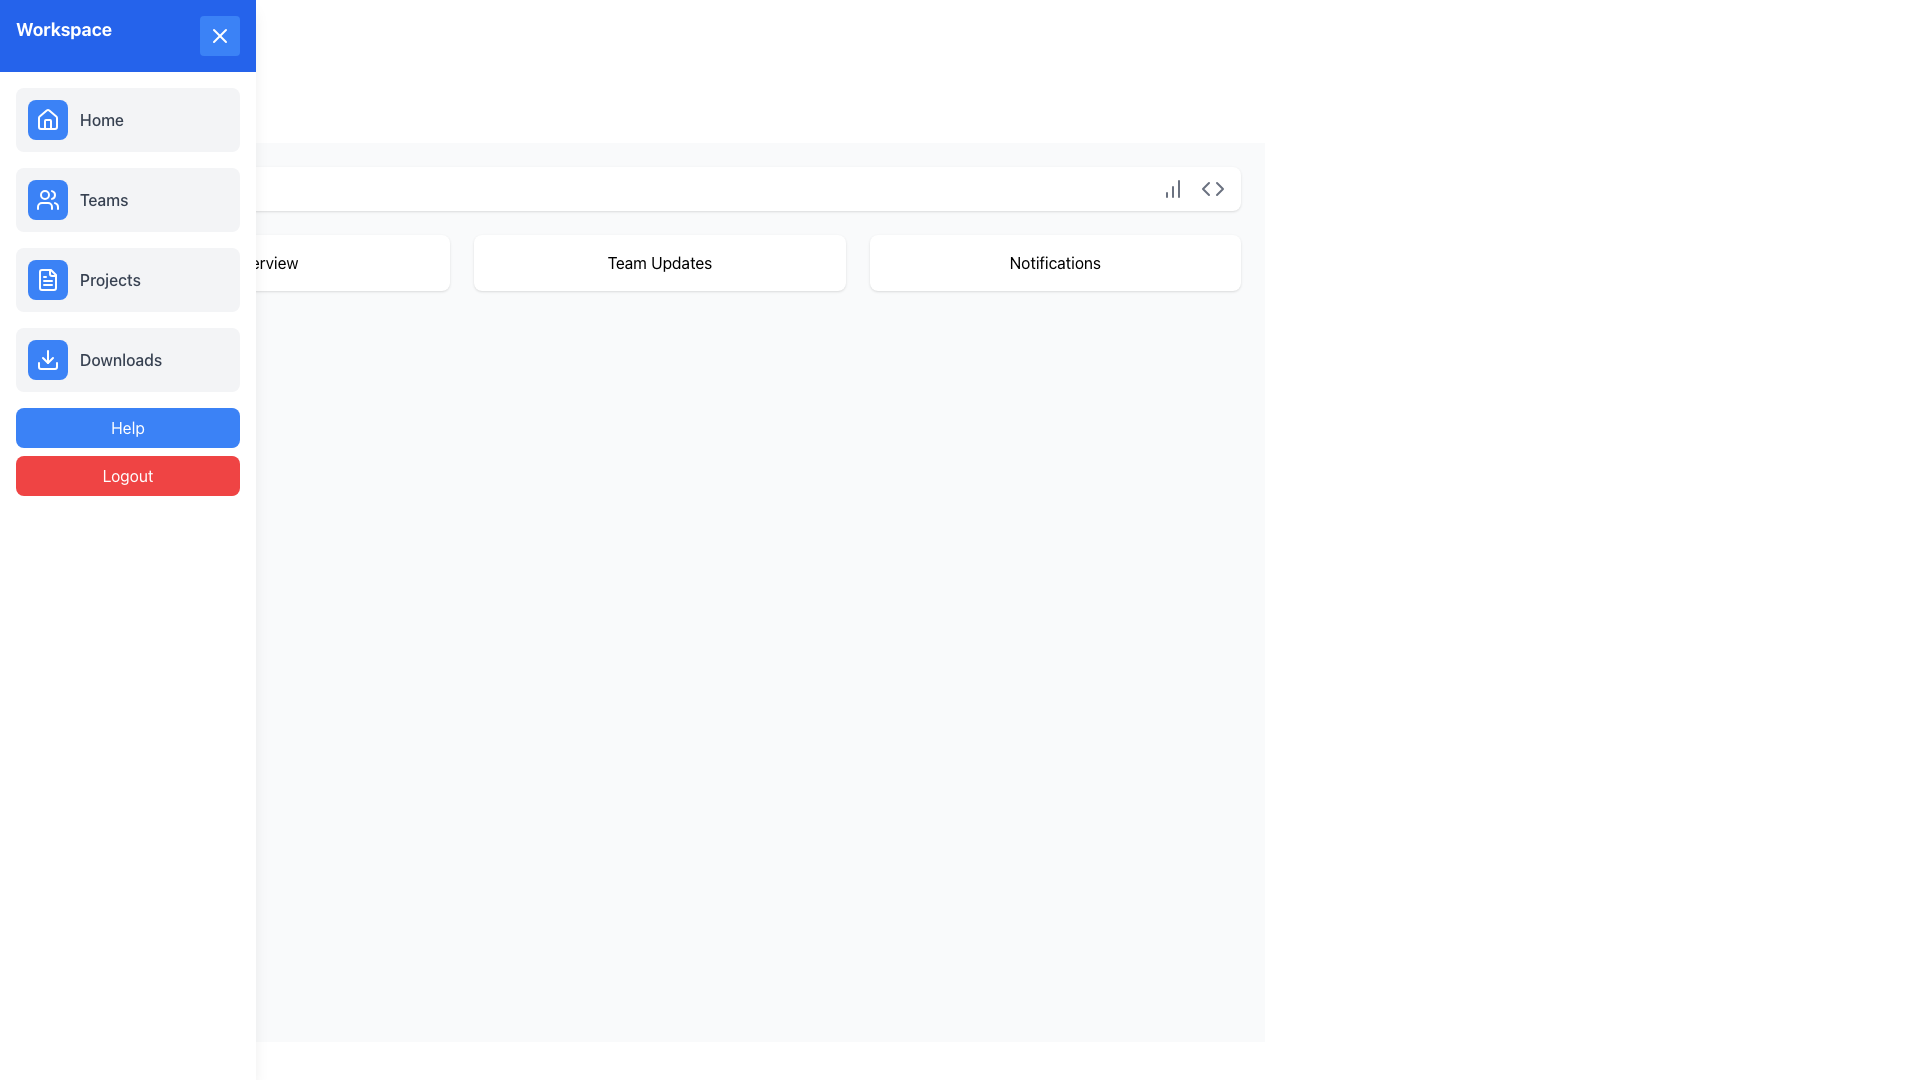  What do you see at coordinates (119, 358) in the screenshot?
I see `the interactive button containing the 'Downloads' text label` at bounding box center [119, 358].